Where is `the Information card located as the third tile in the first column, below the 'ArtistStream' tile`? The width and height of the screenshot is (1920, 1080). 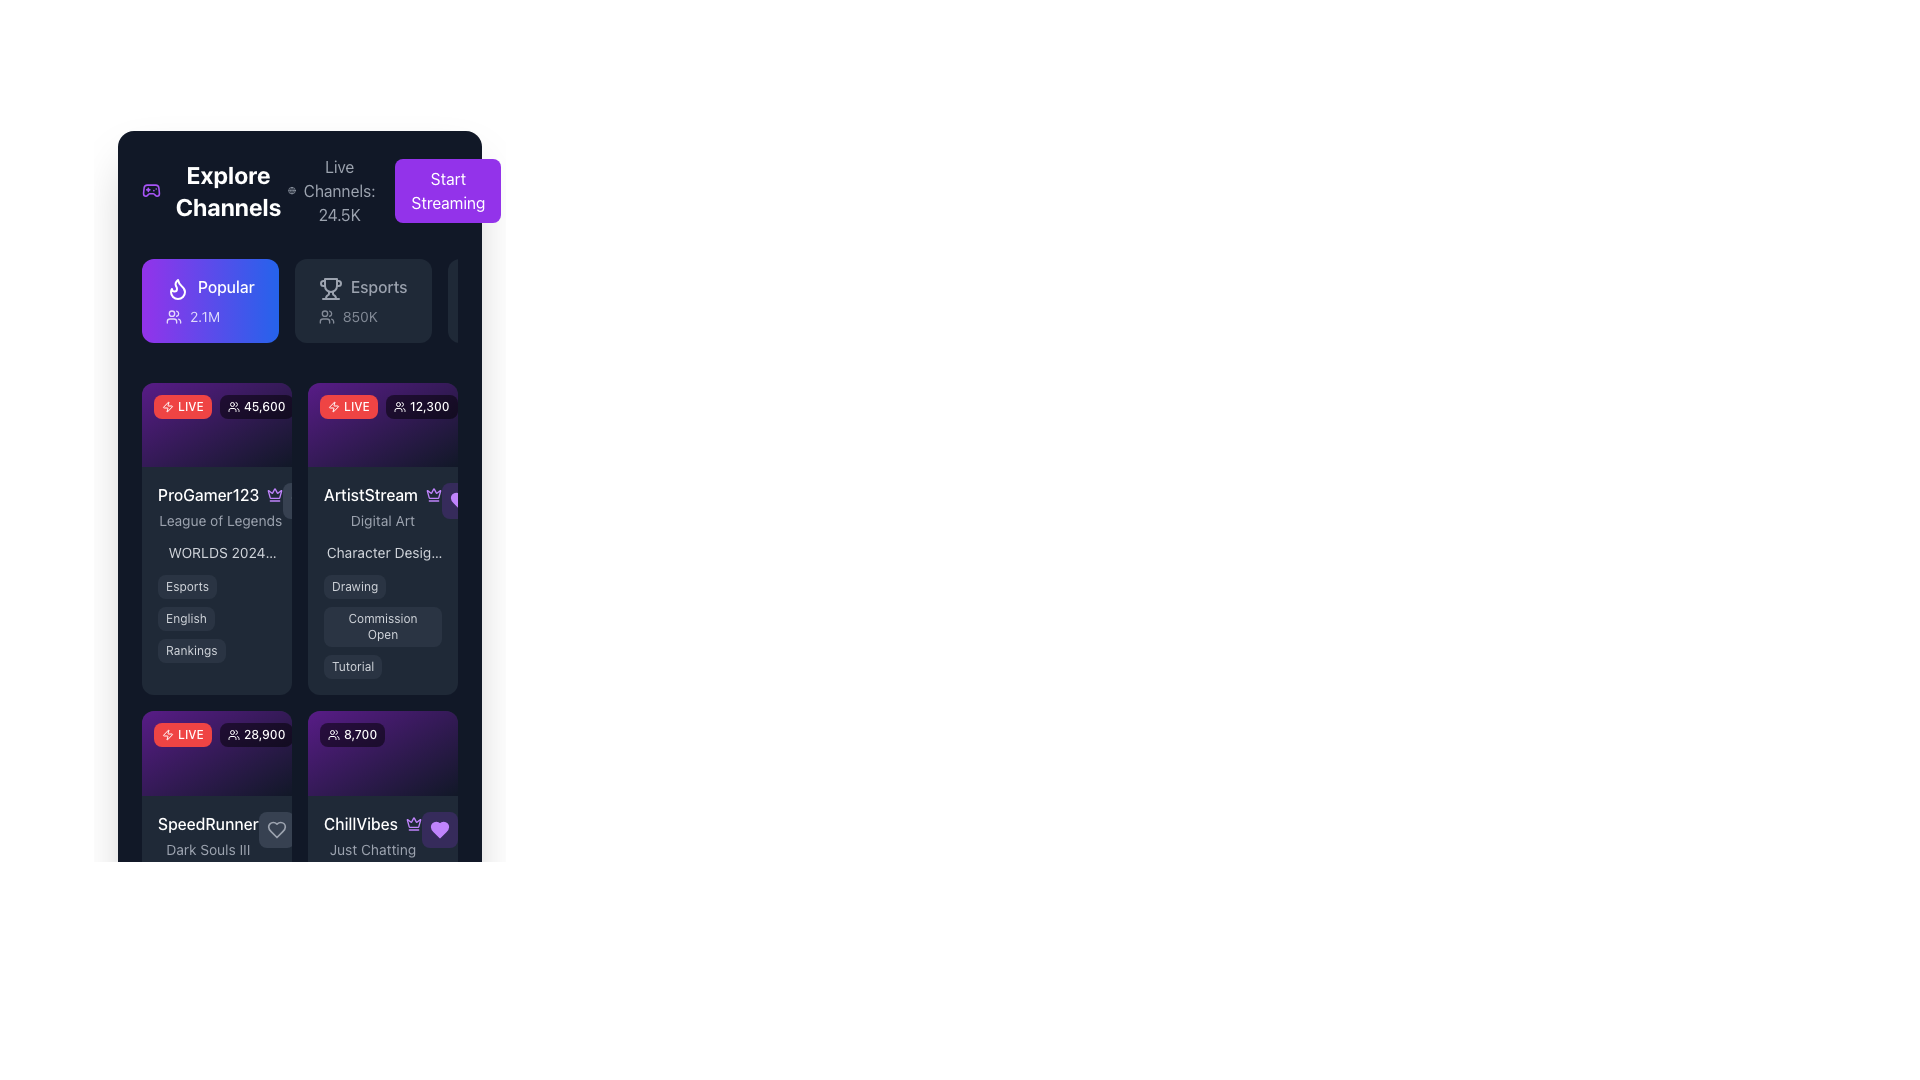
the Information card located as the third tile in the first column, below the 'ArtistStream' tile is located at coordinates (216, 901).